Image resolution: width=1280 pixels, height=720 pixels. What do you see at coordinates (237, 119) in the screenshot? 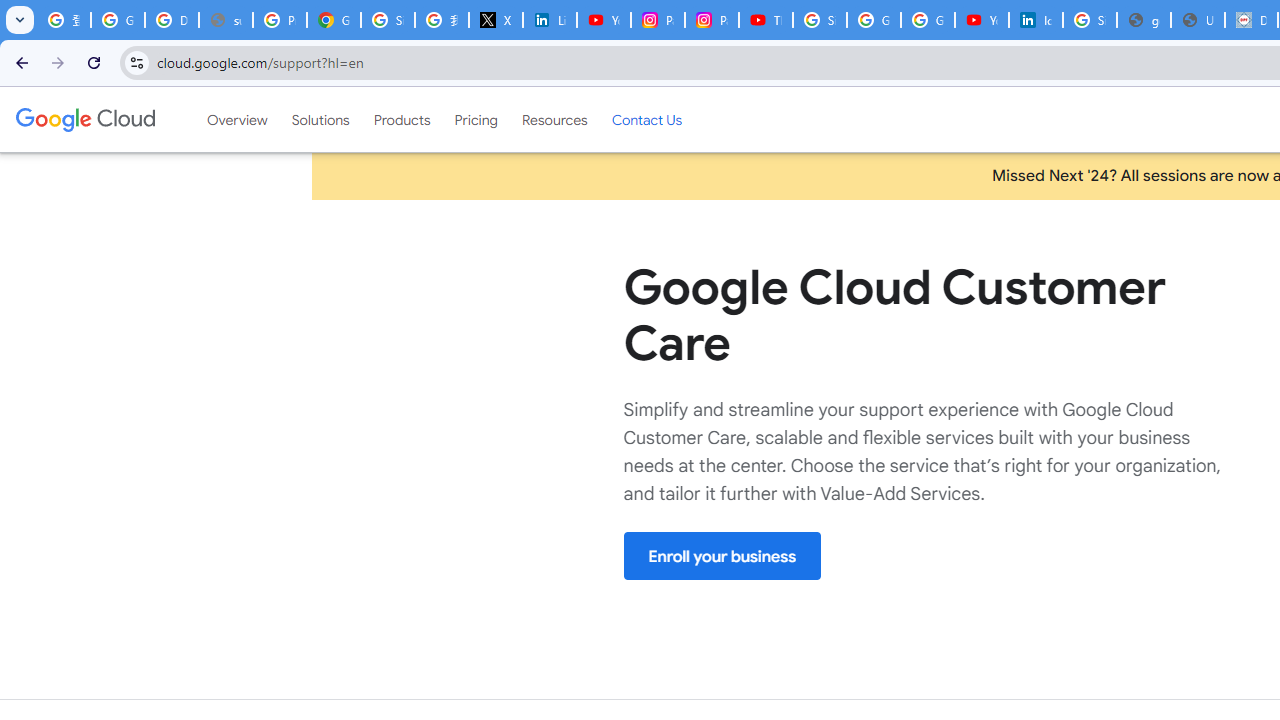
I see `'Overview'` at bounding box center [237, 119].